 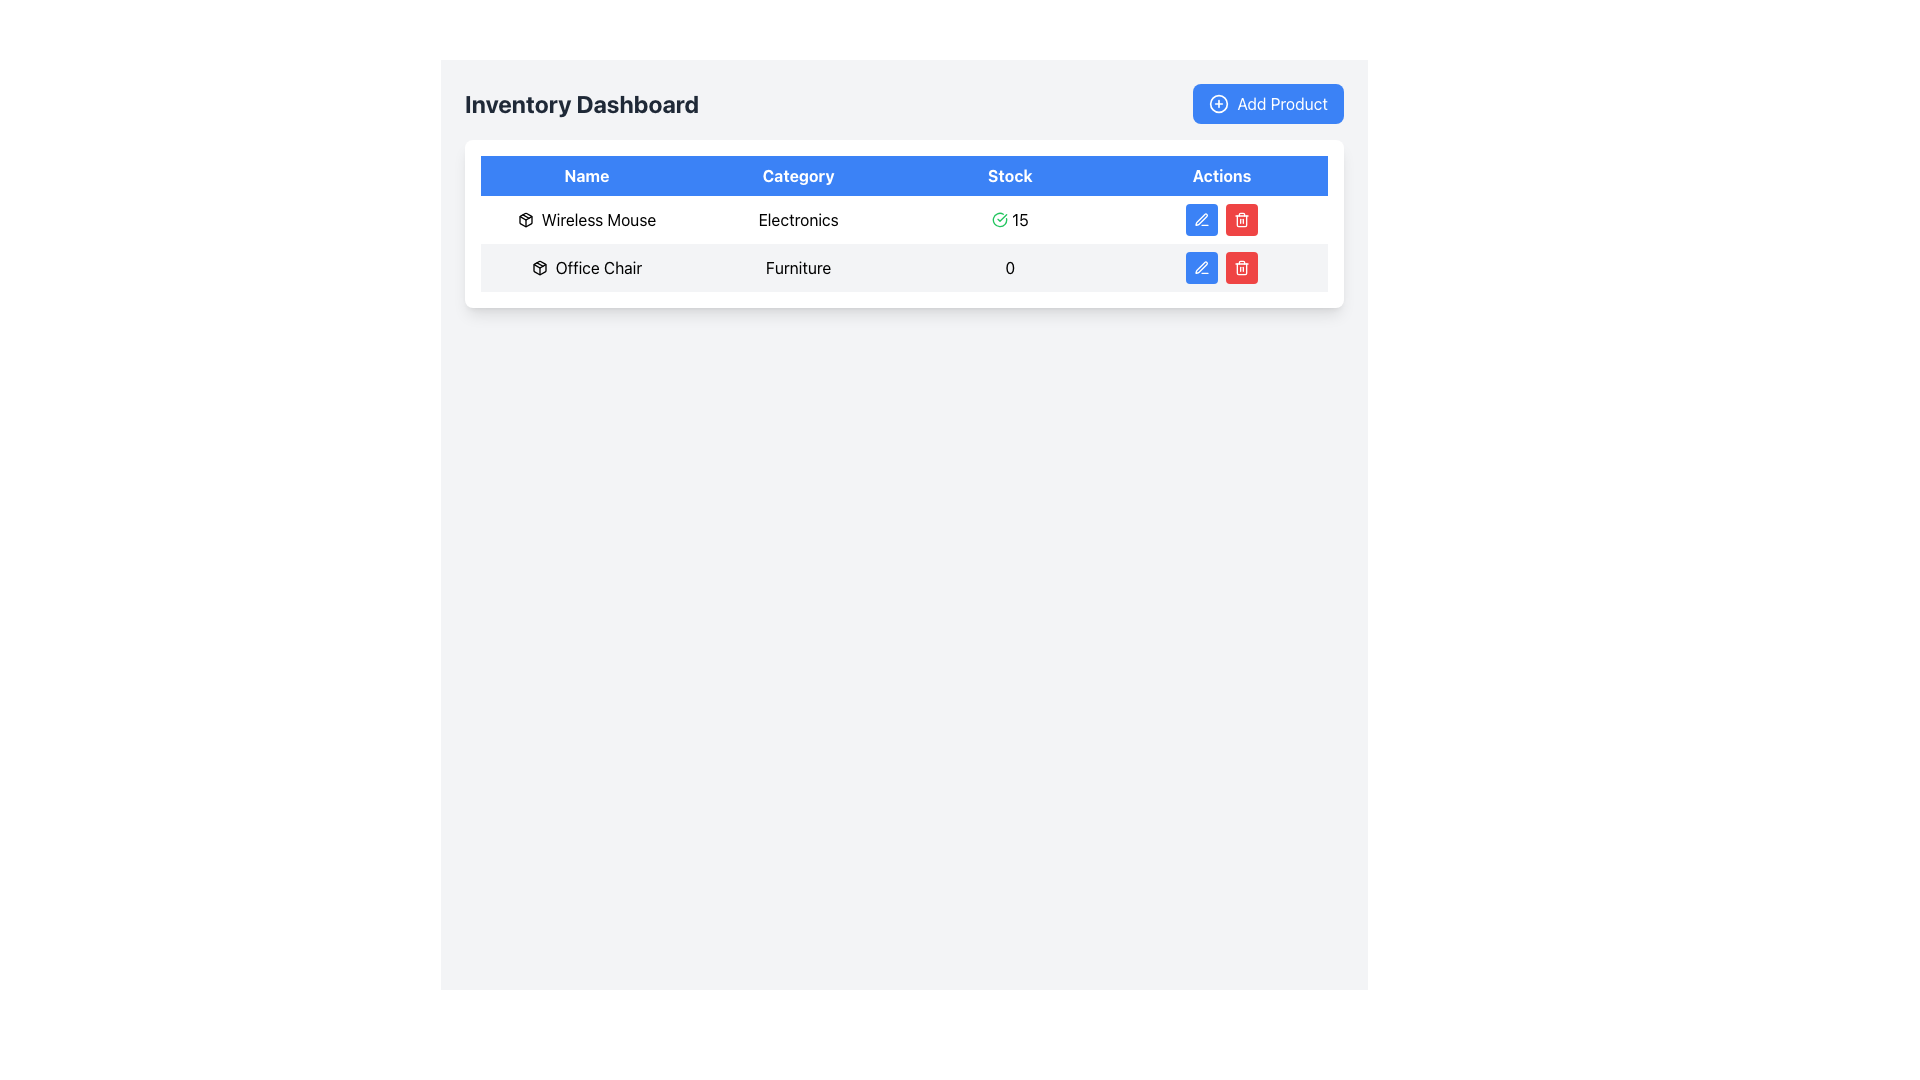 I want to click on the 'Office Chair' text label in the second item of the 'Name' column within the inventory dashboard, so click(x=597, y=266).